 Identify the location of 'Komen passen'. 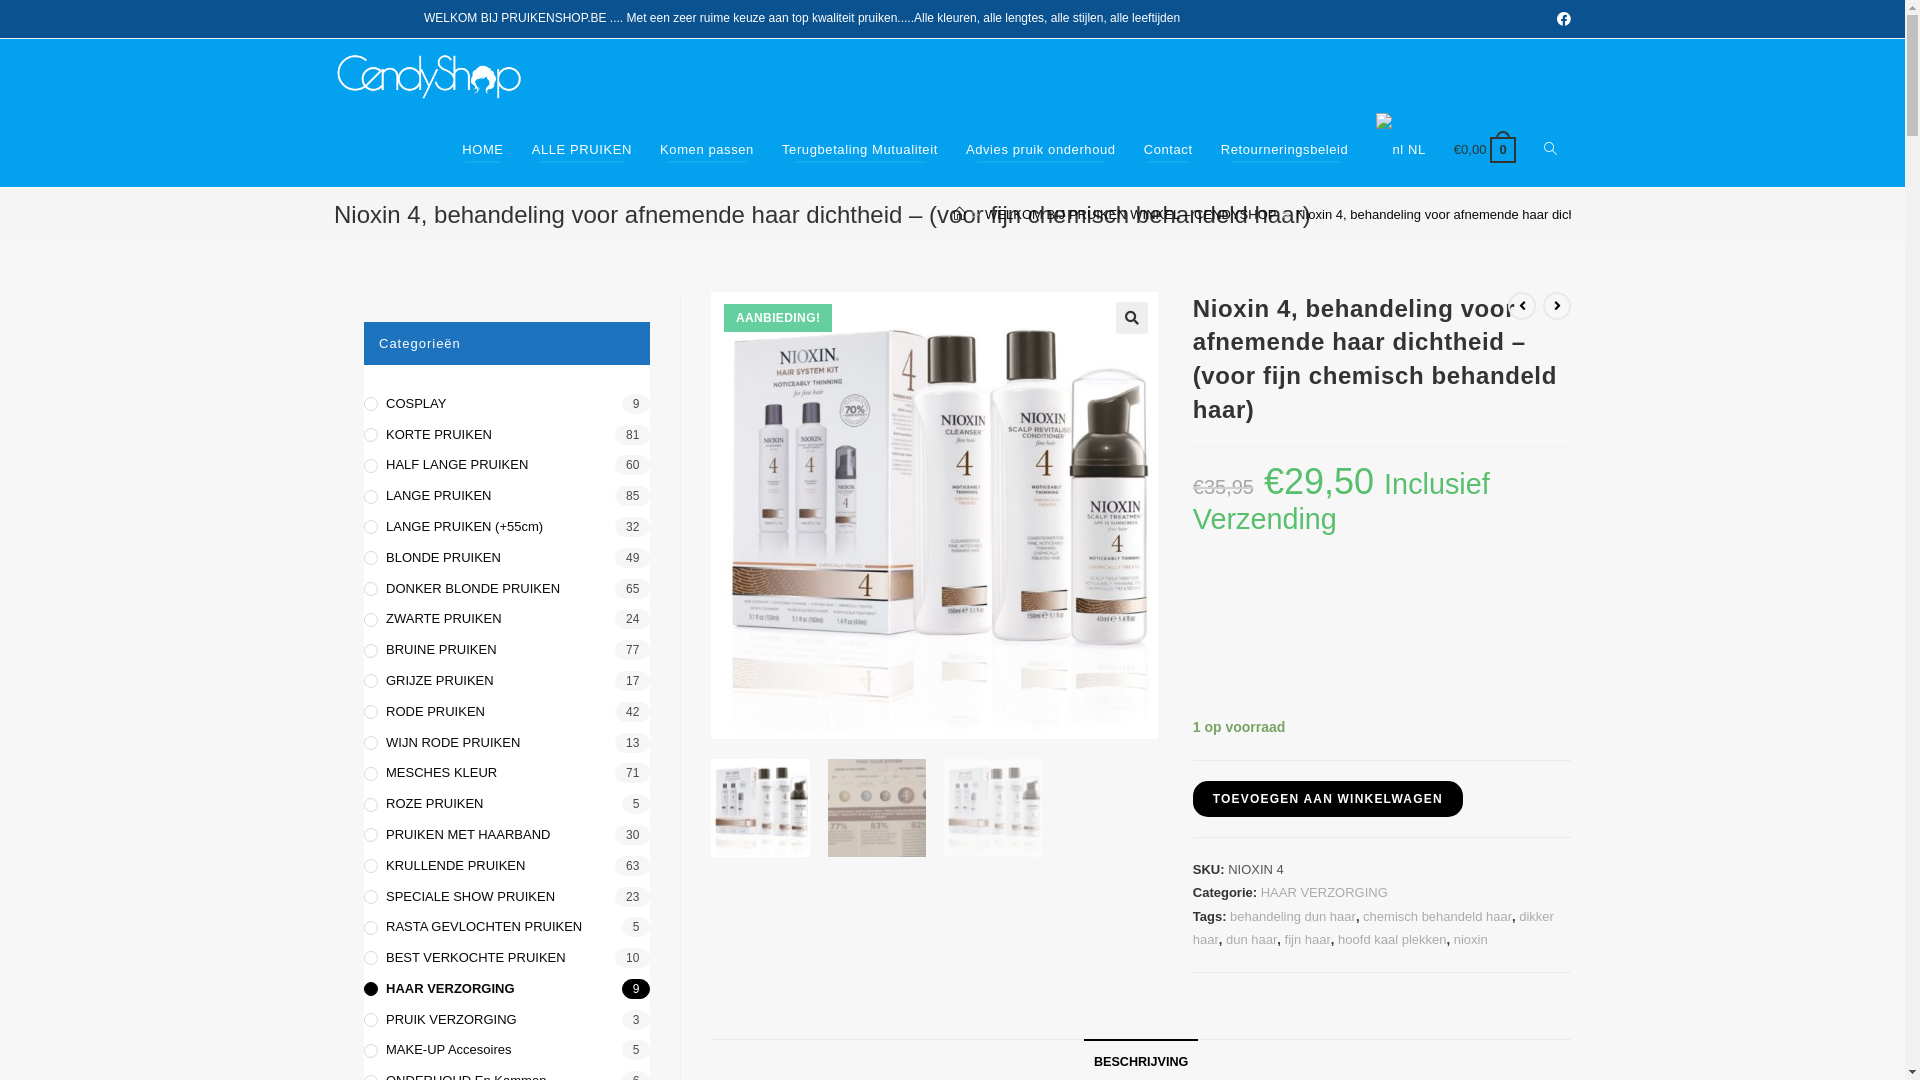
(646, 149).